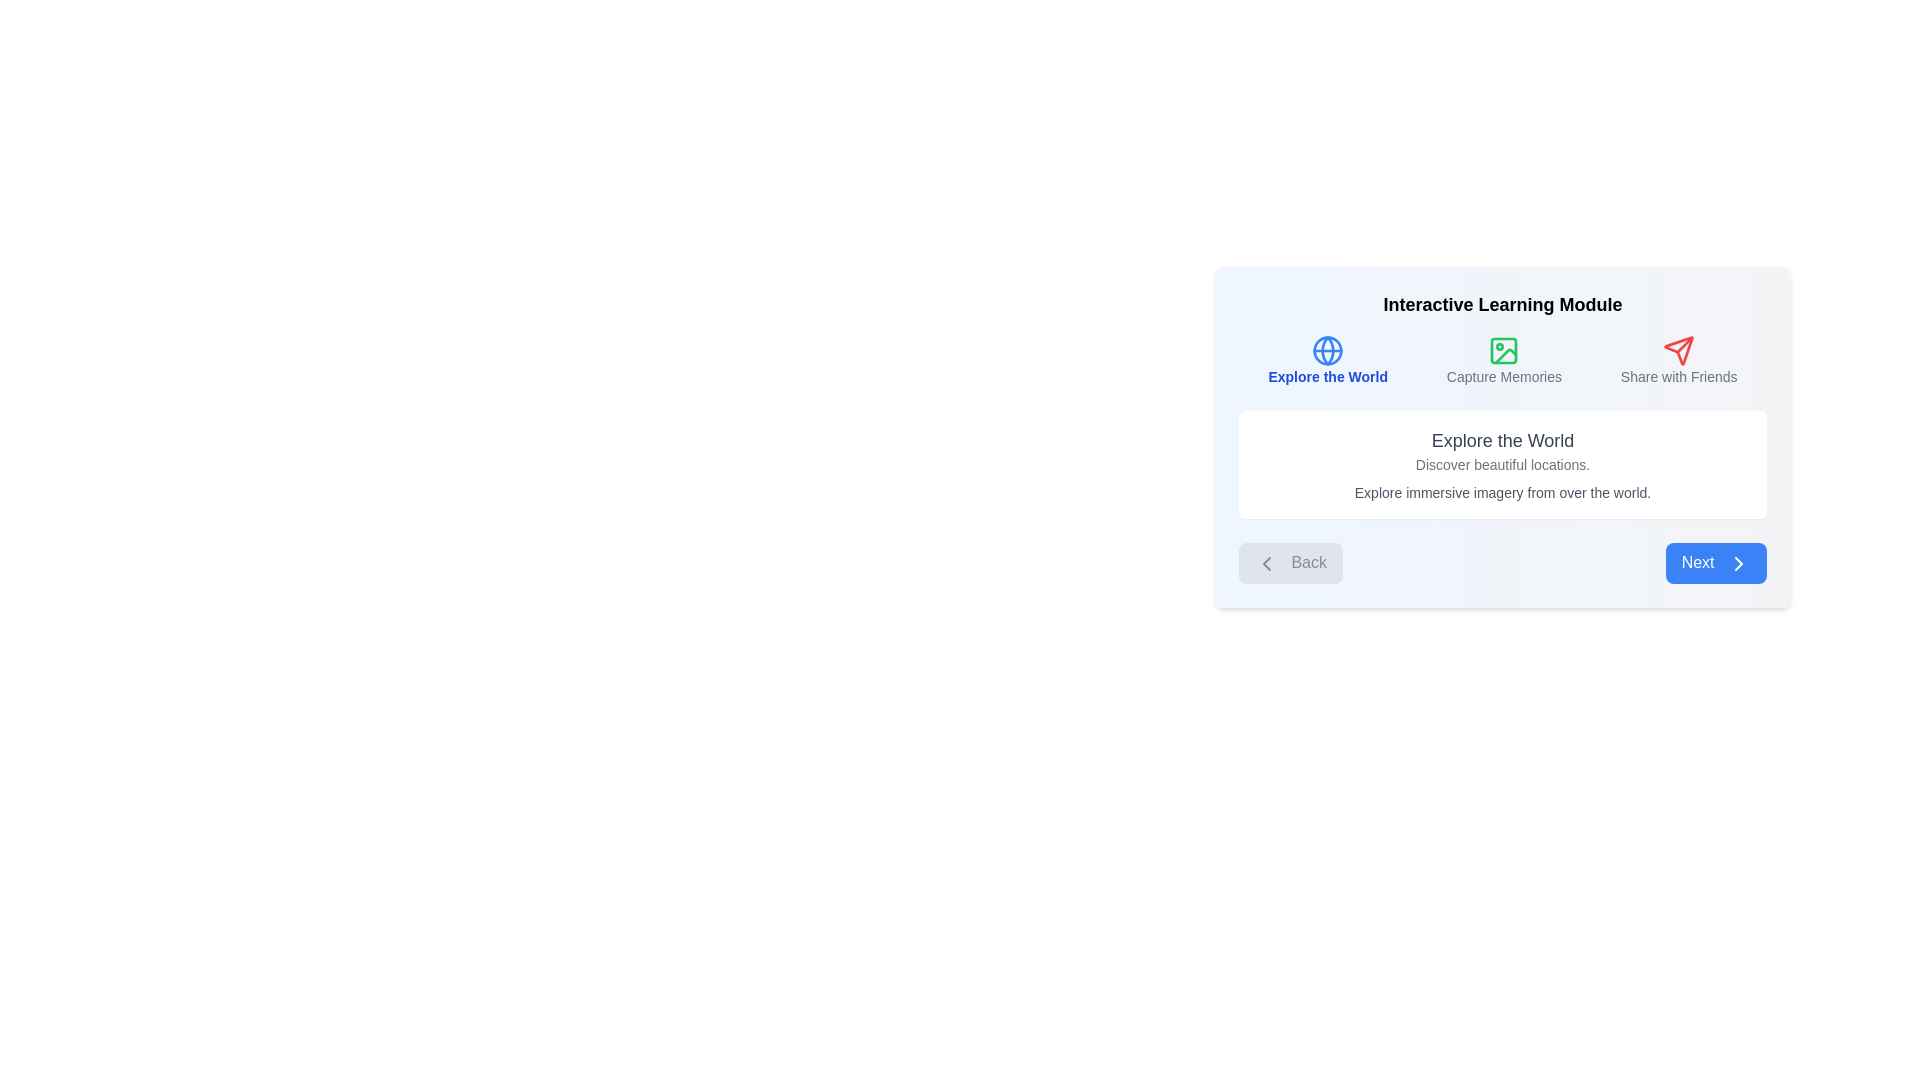 This screenshot has height=1080, width=1920. Describe the element at coordinates (1328, 361) in the screenshot. I see `the 'Explore the World' group component, which features a globe icon and is the first option in a horizontally aligned list` at that location.